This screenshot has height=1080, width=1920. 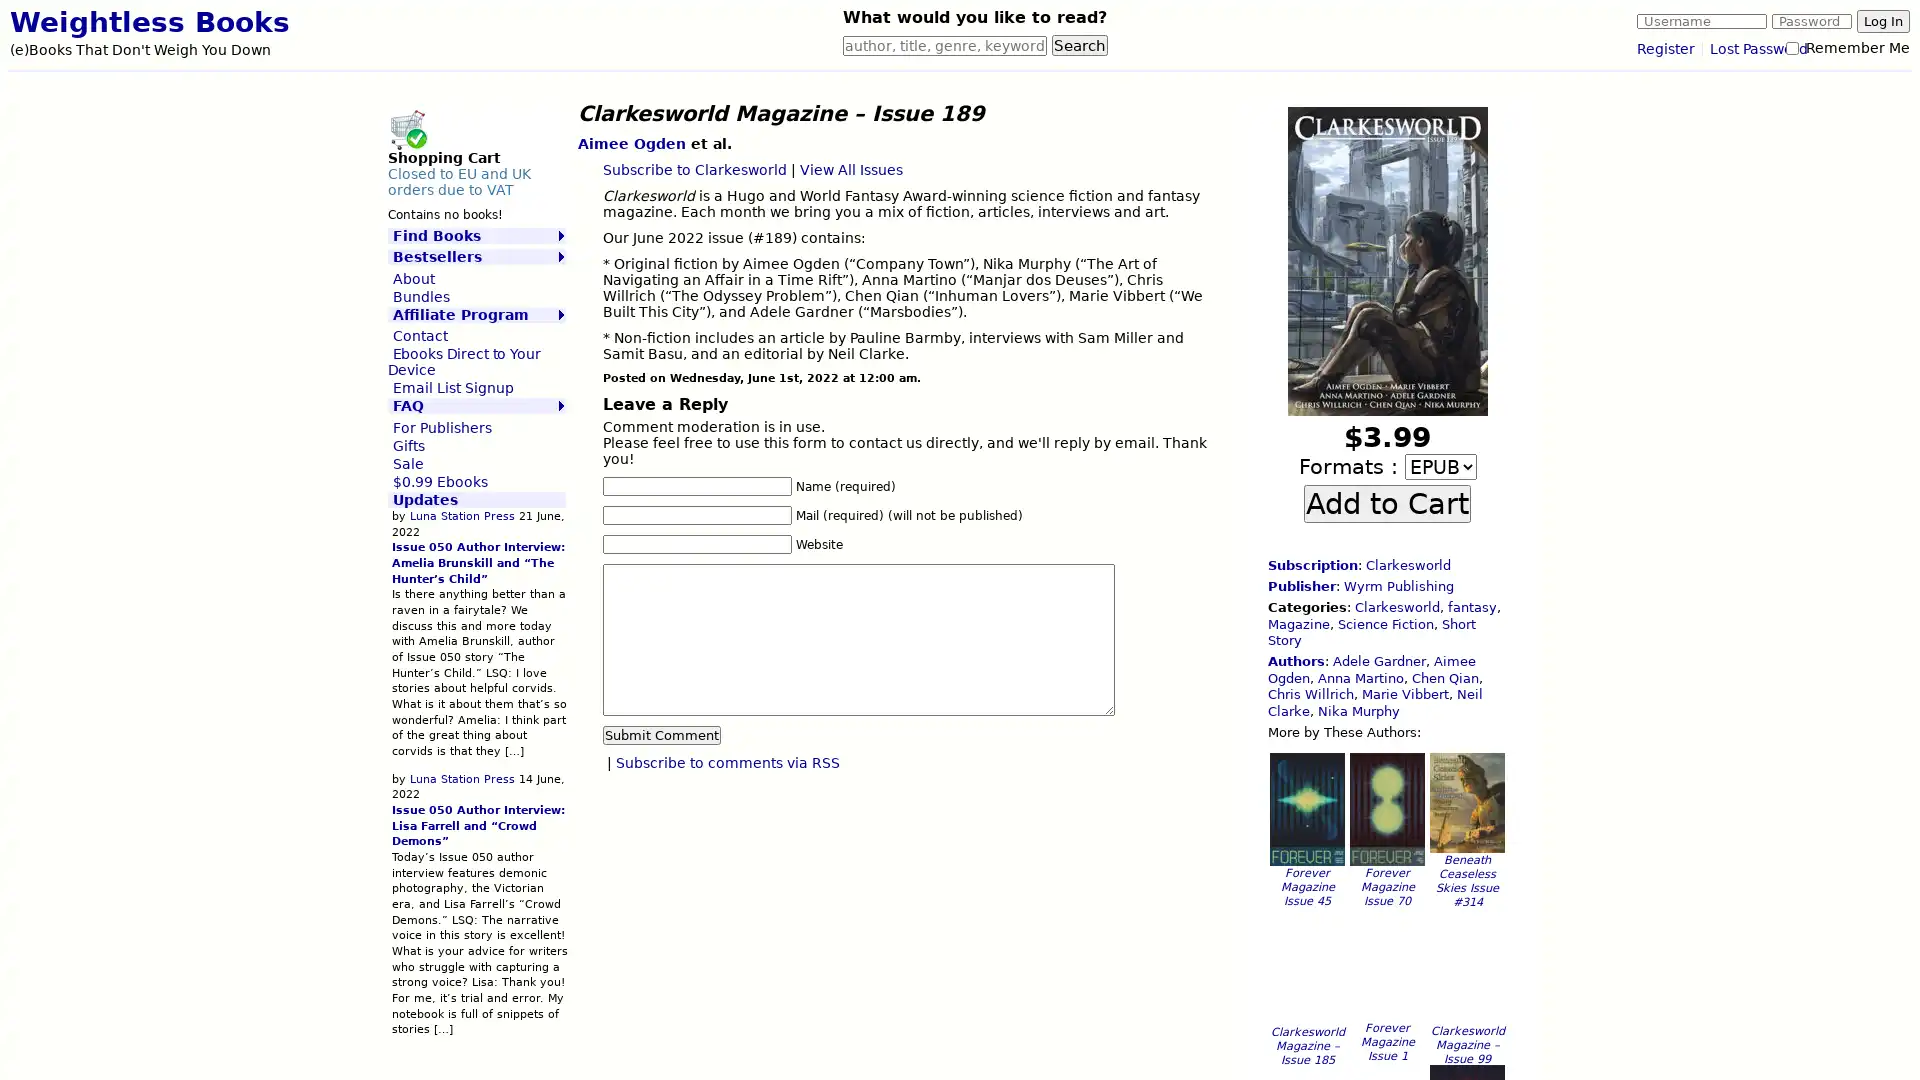 What do you see at coordinates (406, 128) in the screenshot?
I see `Shopping Cart` at bounding box center [406, 128].